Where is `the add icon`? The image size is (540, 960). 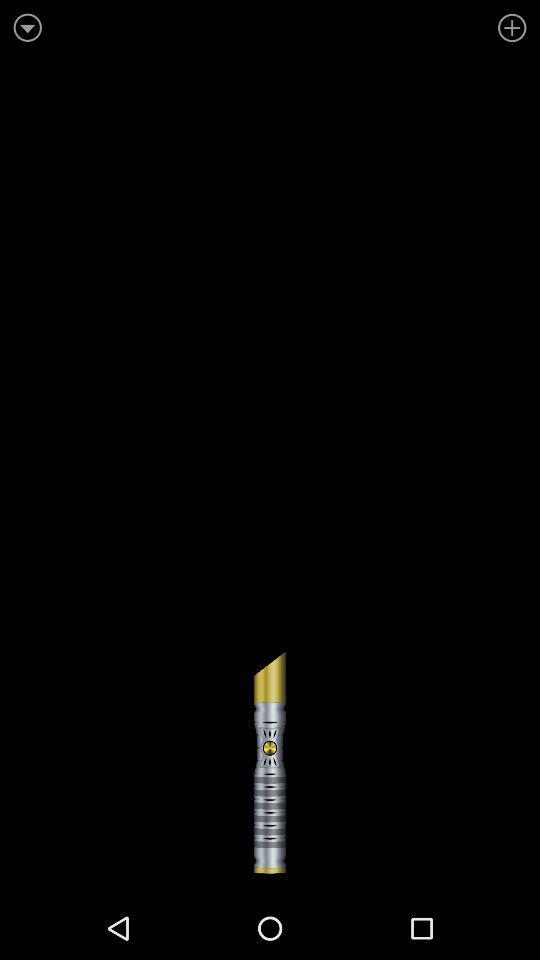
the add icon is located at coordinates (509, 26).